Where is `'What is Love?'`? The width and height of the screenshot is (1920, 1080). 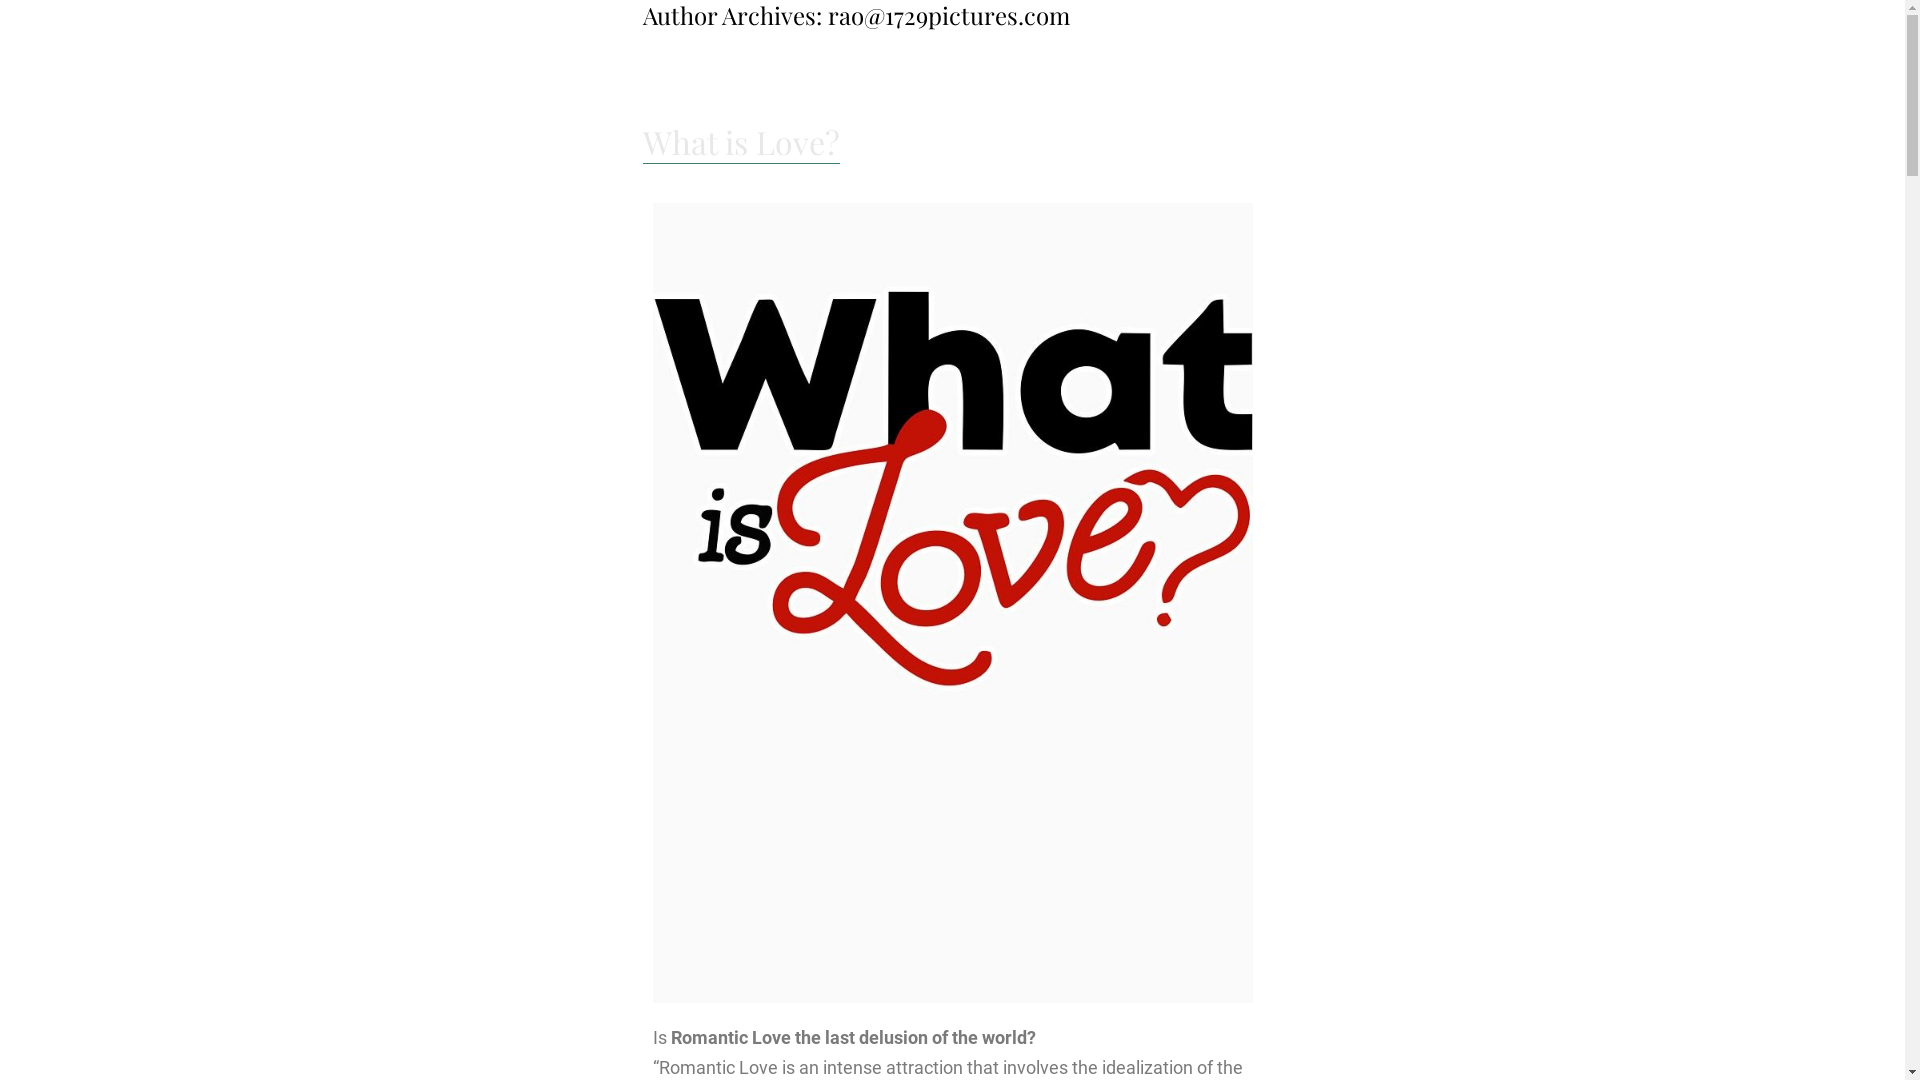
'What is Love?' is located at coordinates (739, 141).